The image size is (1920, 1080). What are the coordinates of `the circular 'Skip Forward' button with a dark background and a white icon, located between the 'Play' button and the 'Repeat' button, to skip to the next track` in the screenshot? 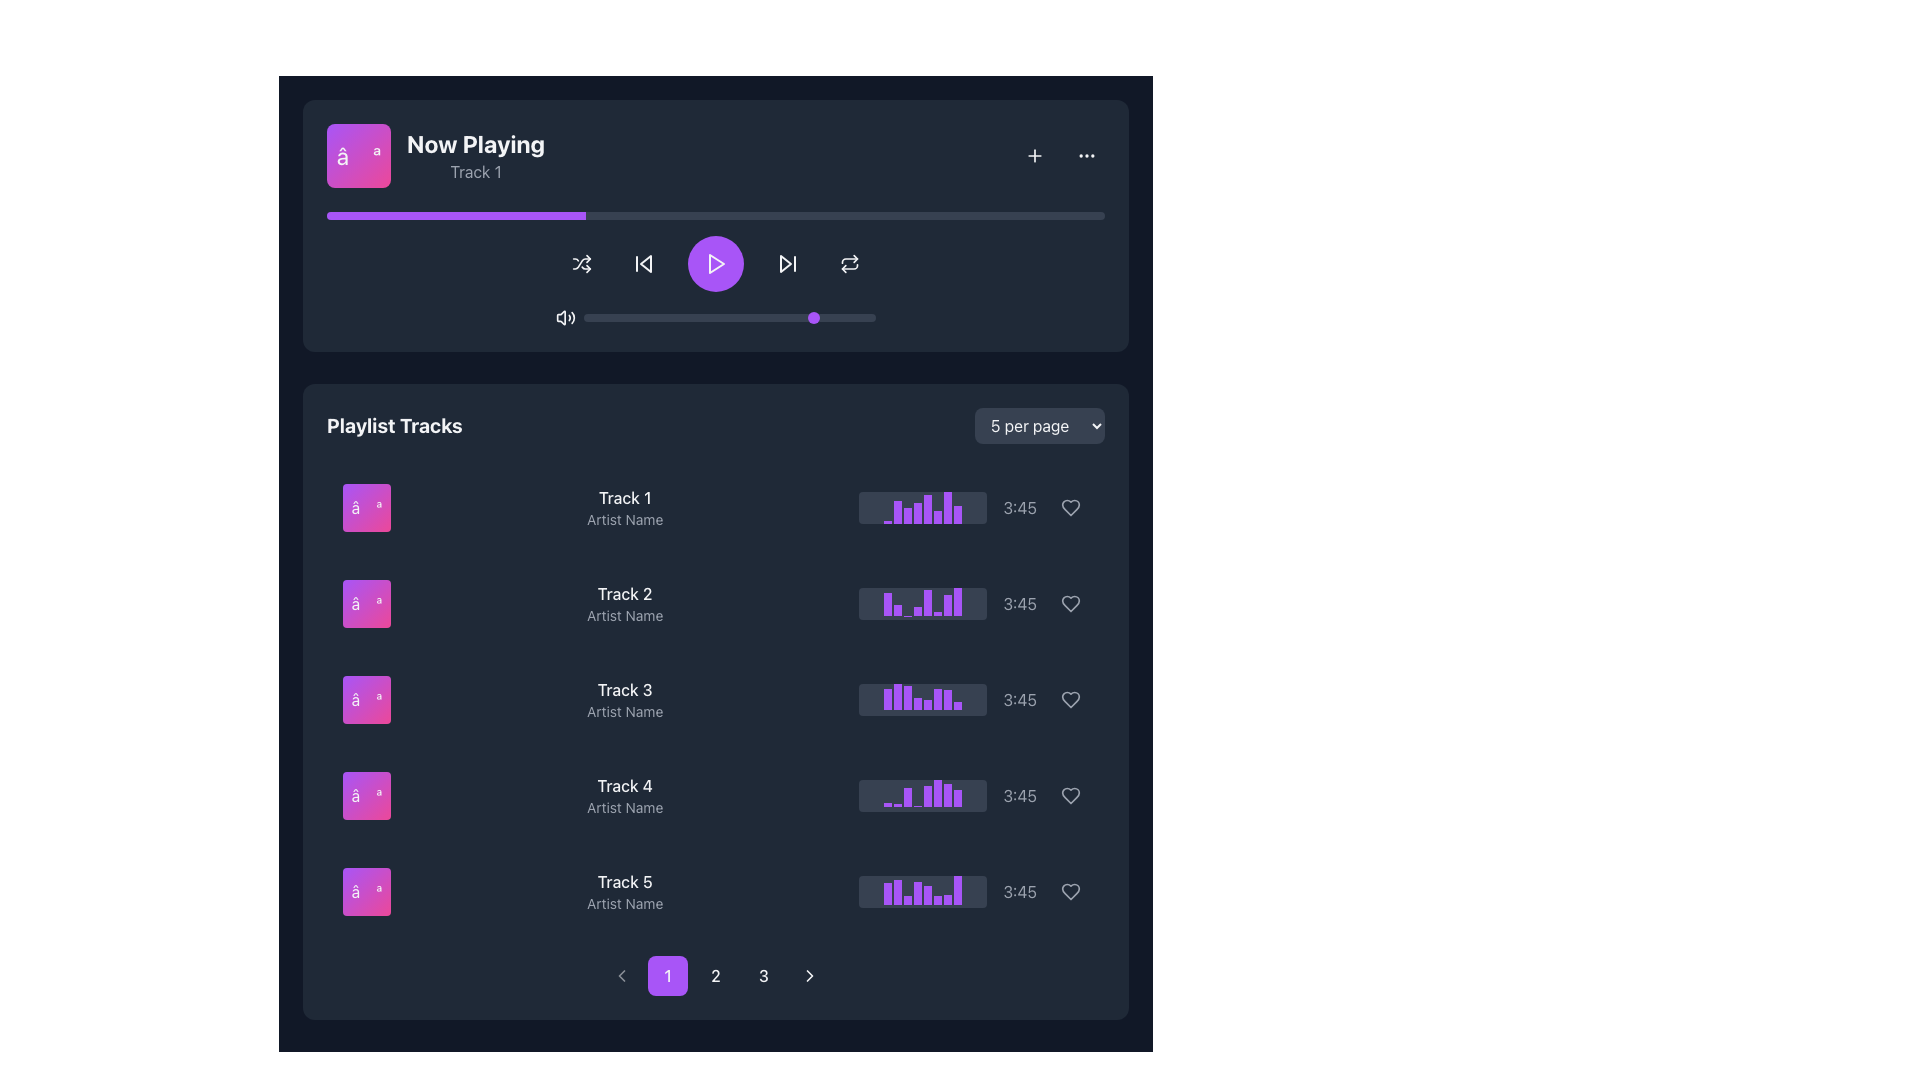 It's located at (786, 262).